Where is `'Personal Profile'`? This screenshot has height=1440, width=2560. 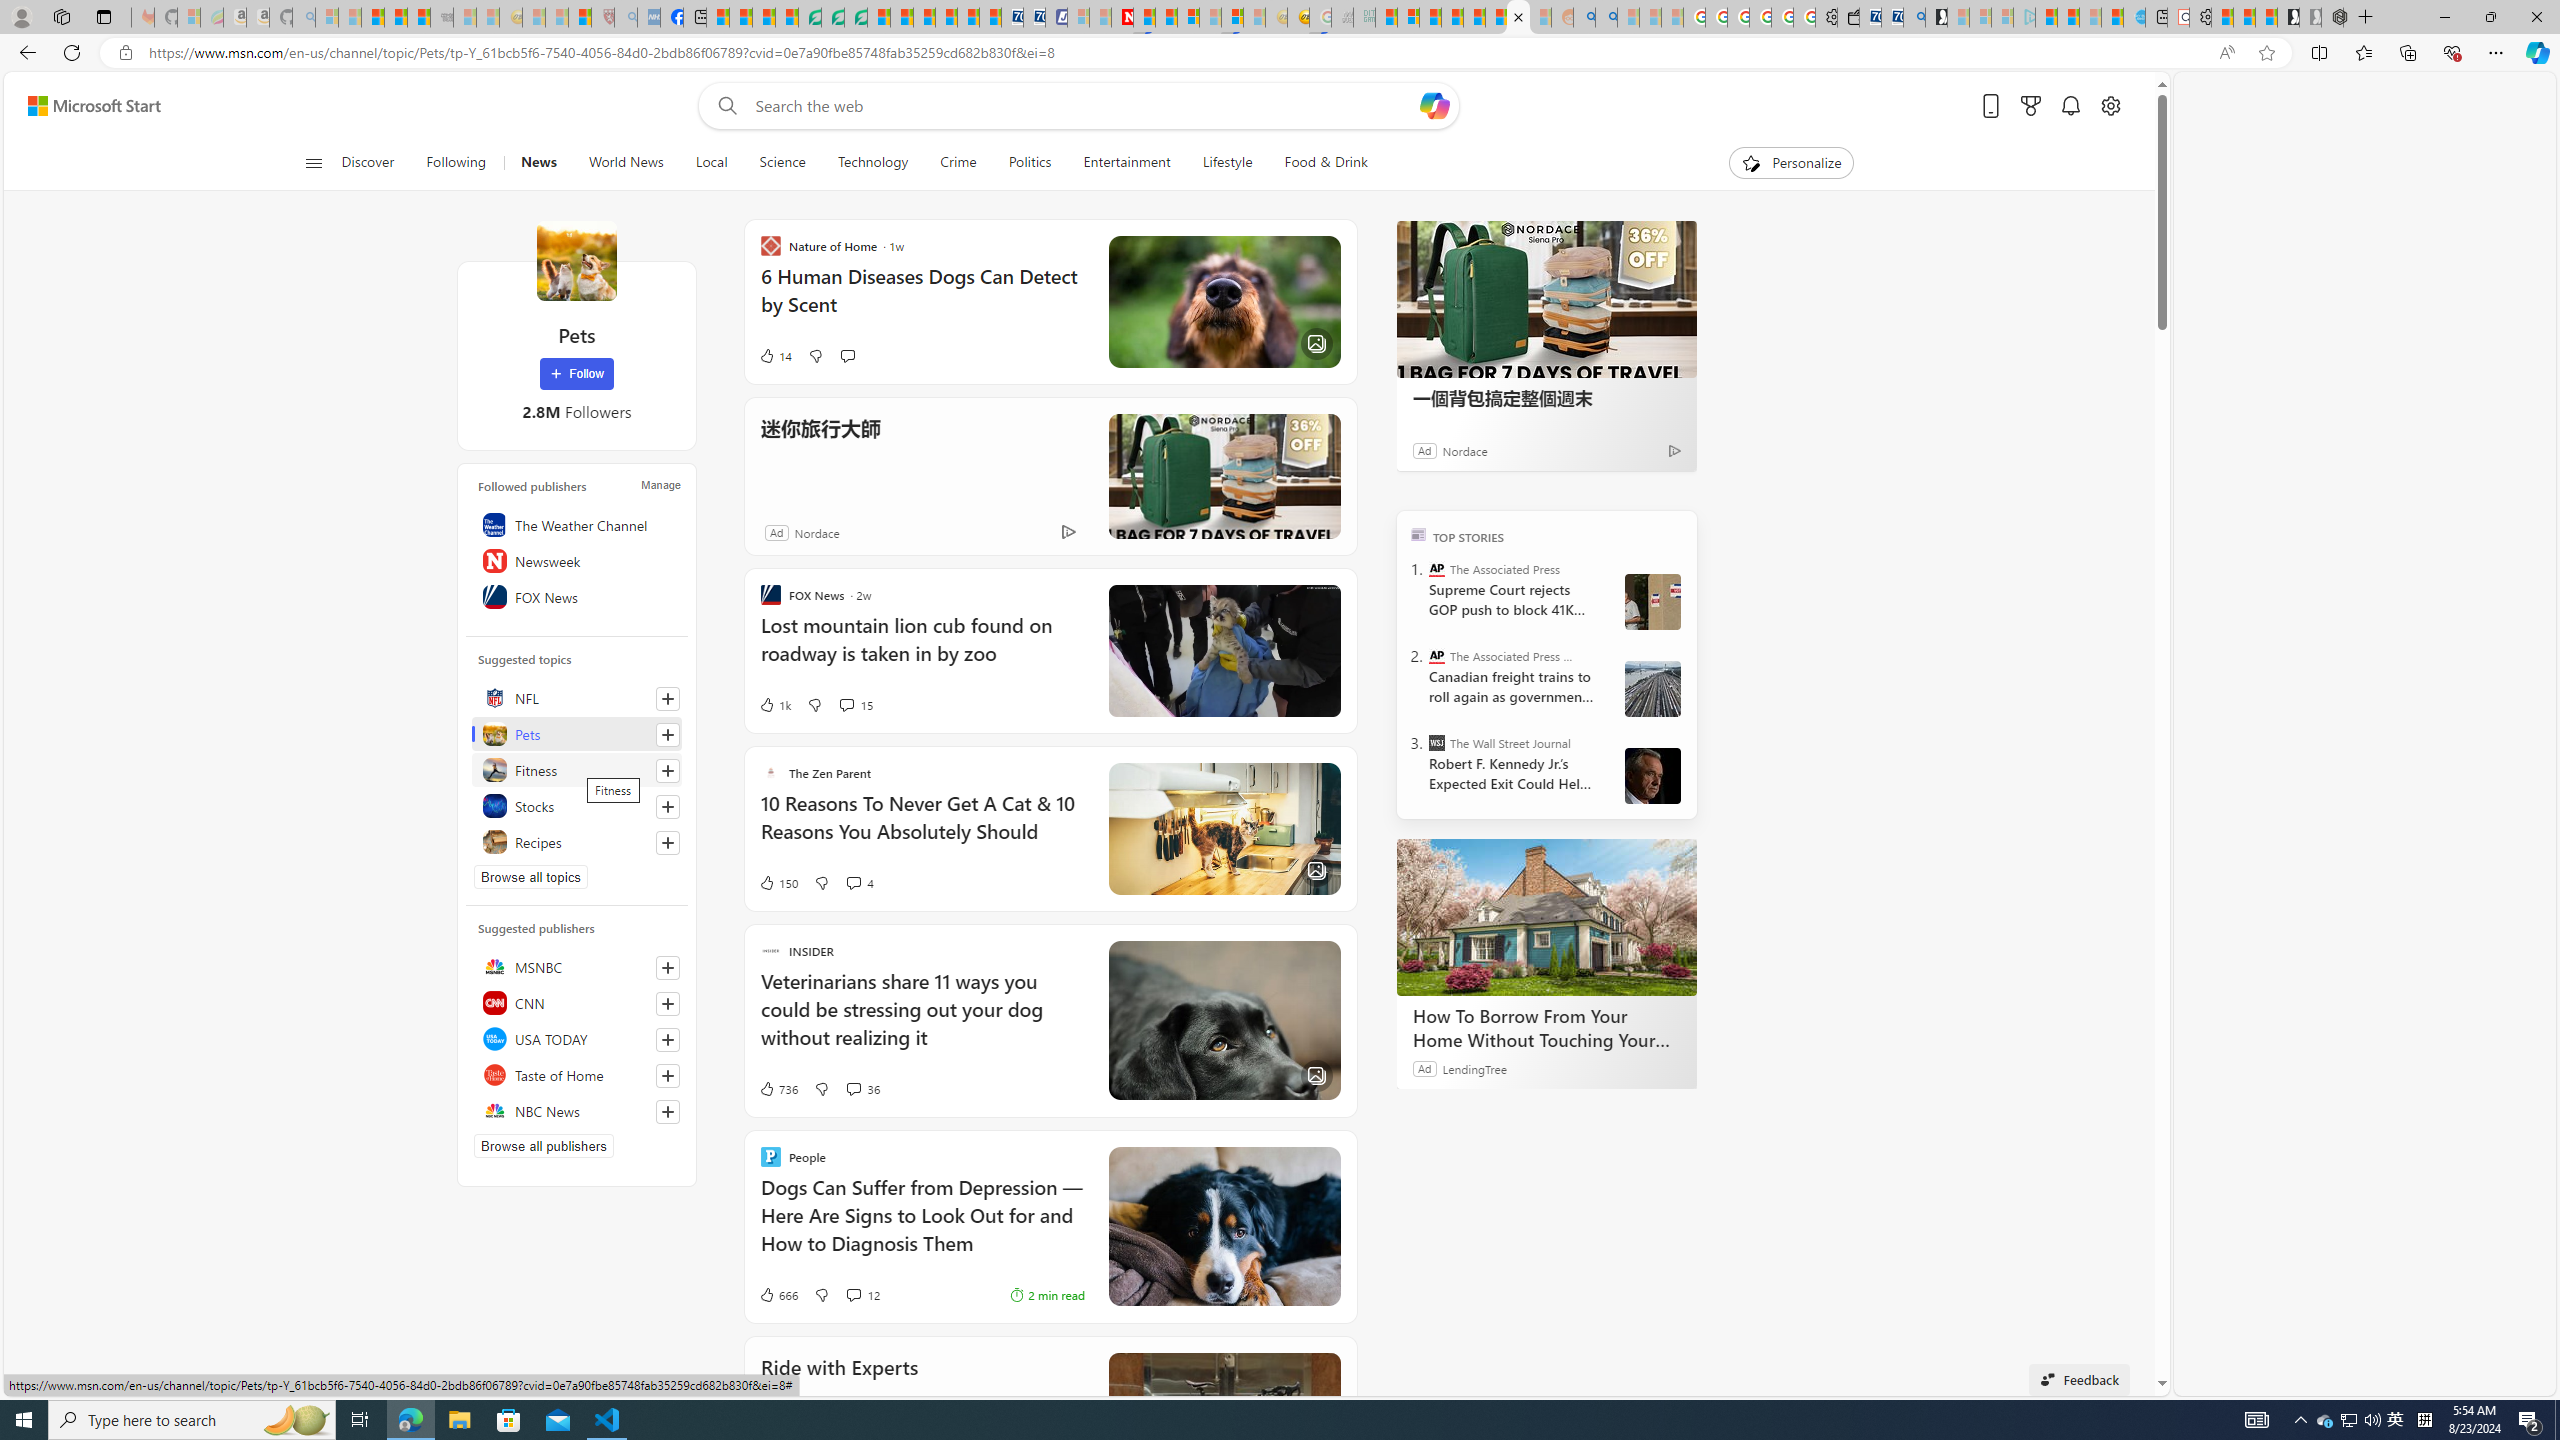 'Personal Profile' is located at coordinates (20, 16).